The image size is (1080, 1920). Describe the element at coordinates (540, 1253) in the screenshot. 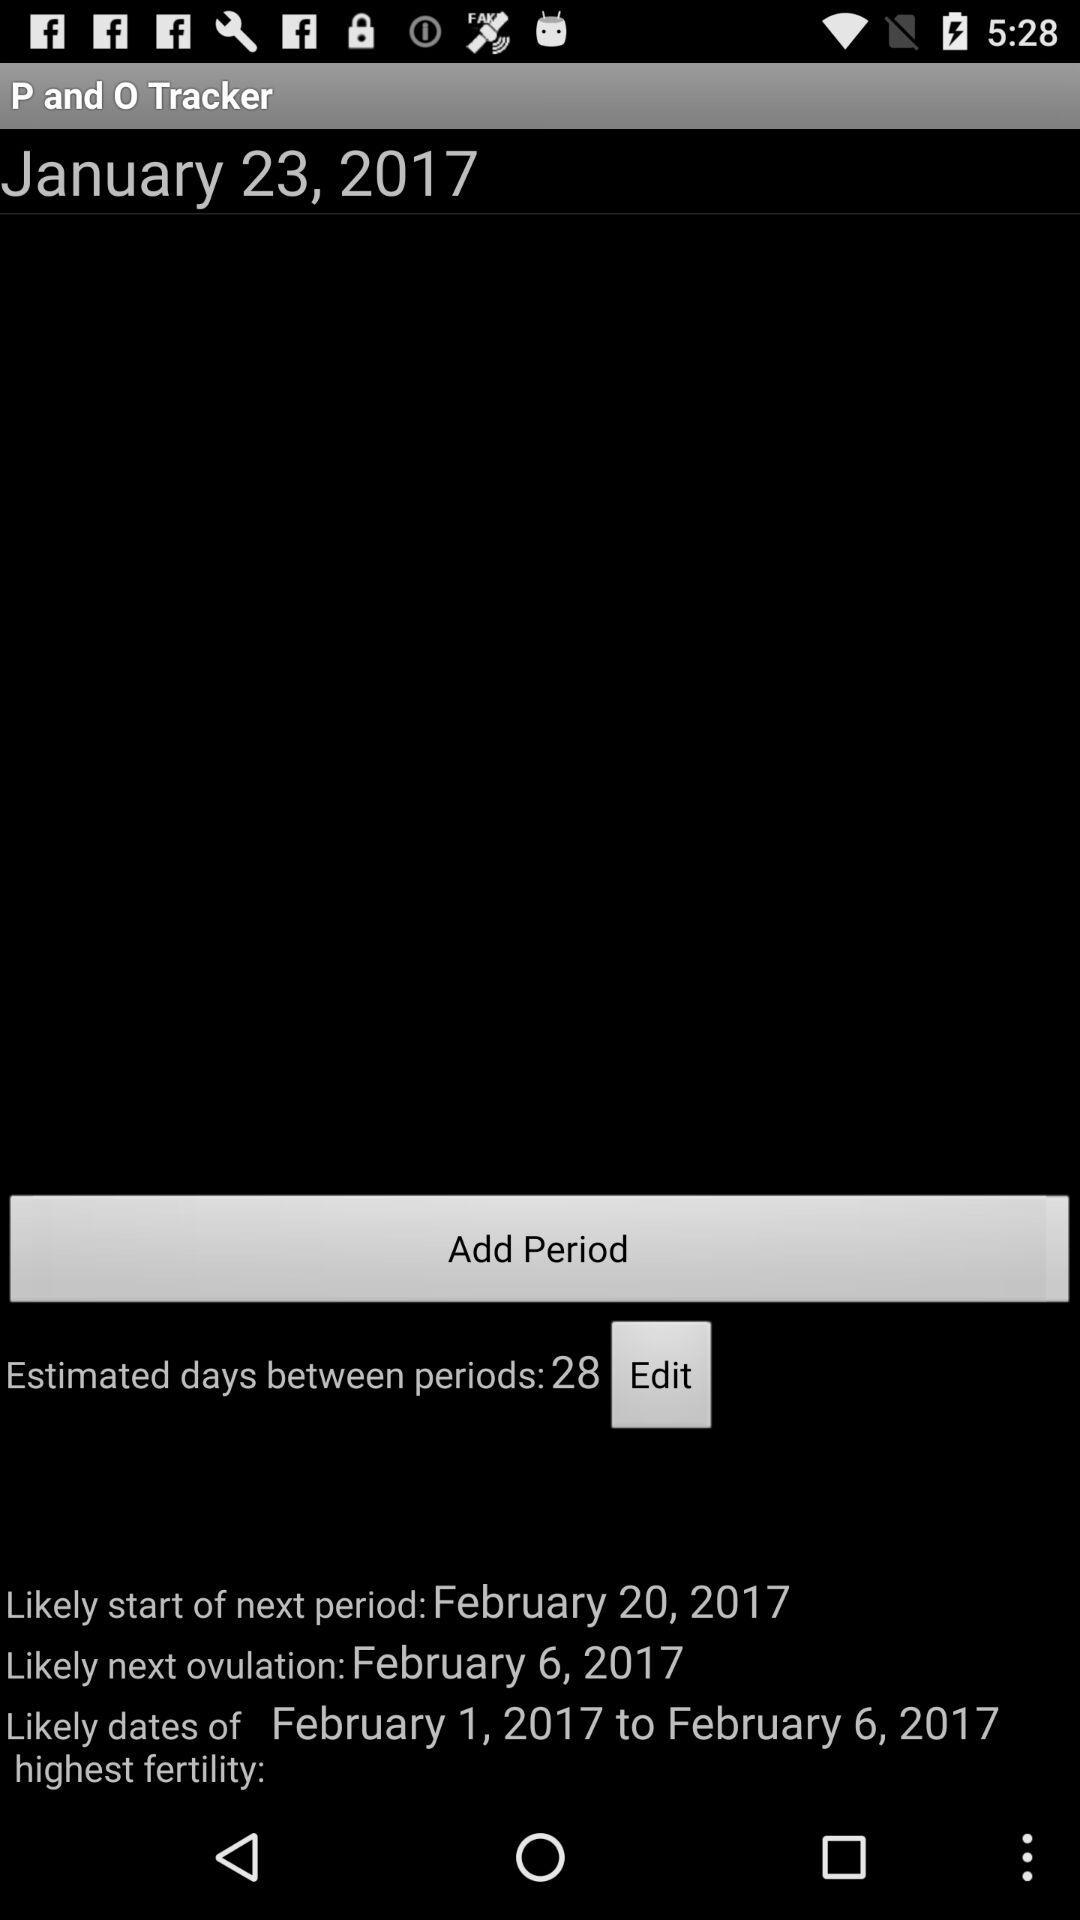

I see `the button above the edit icon` at that location.